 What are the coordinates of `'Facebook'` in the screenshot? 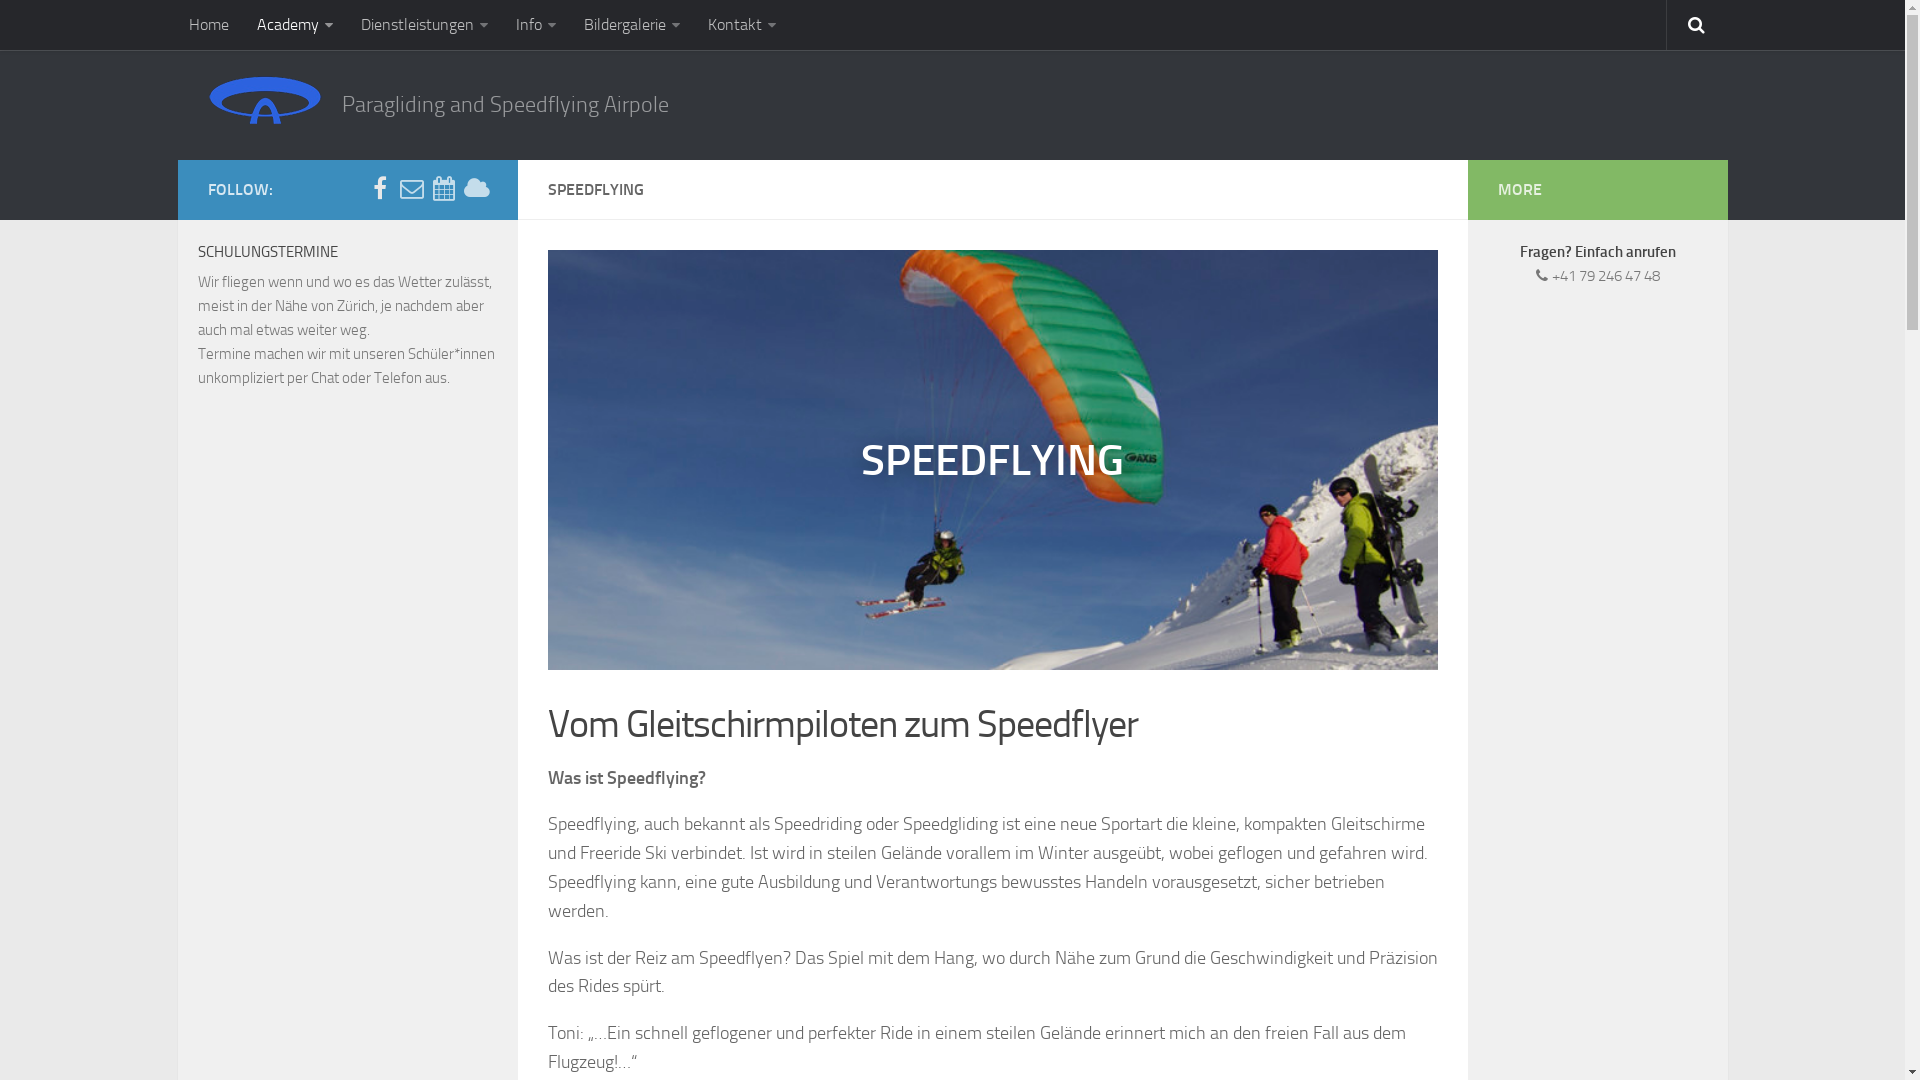 It's located at (379, 189).